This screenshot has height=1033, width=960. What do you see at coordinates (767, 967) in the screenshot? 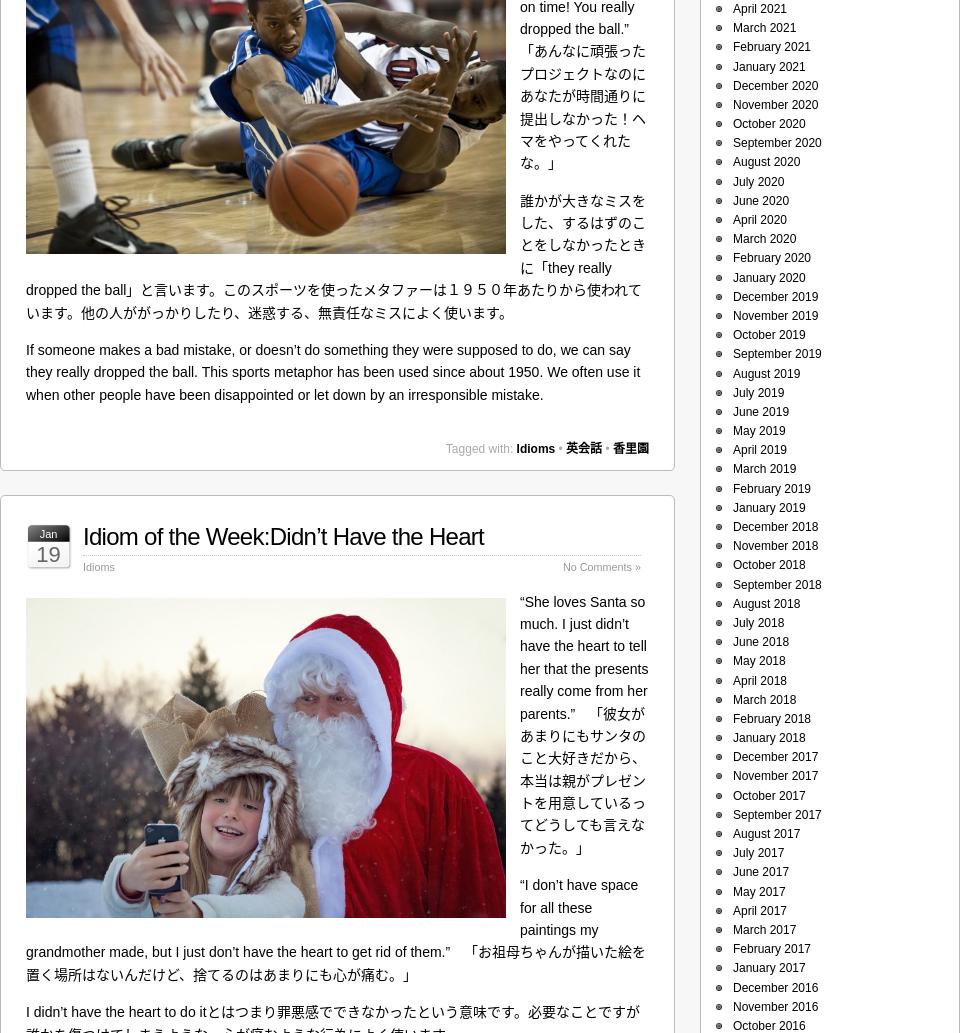
I see `'January 2017'` at bounding box center [767, 967].